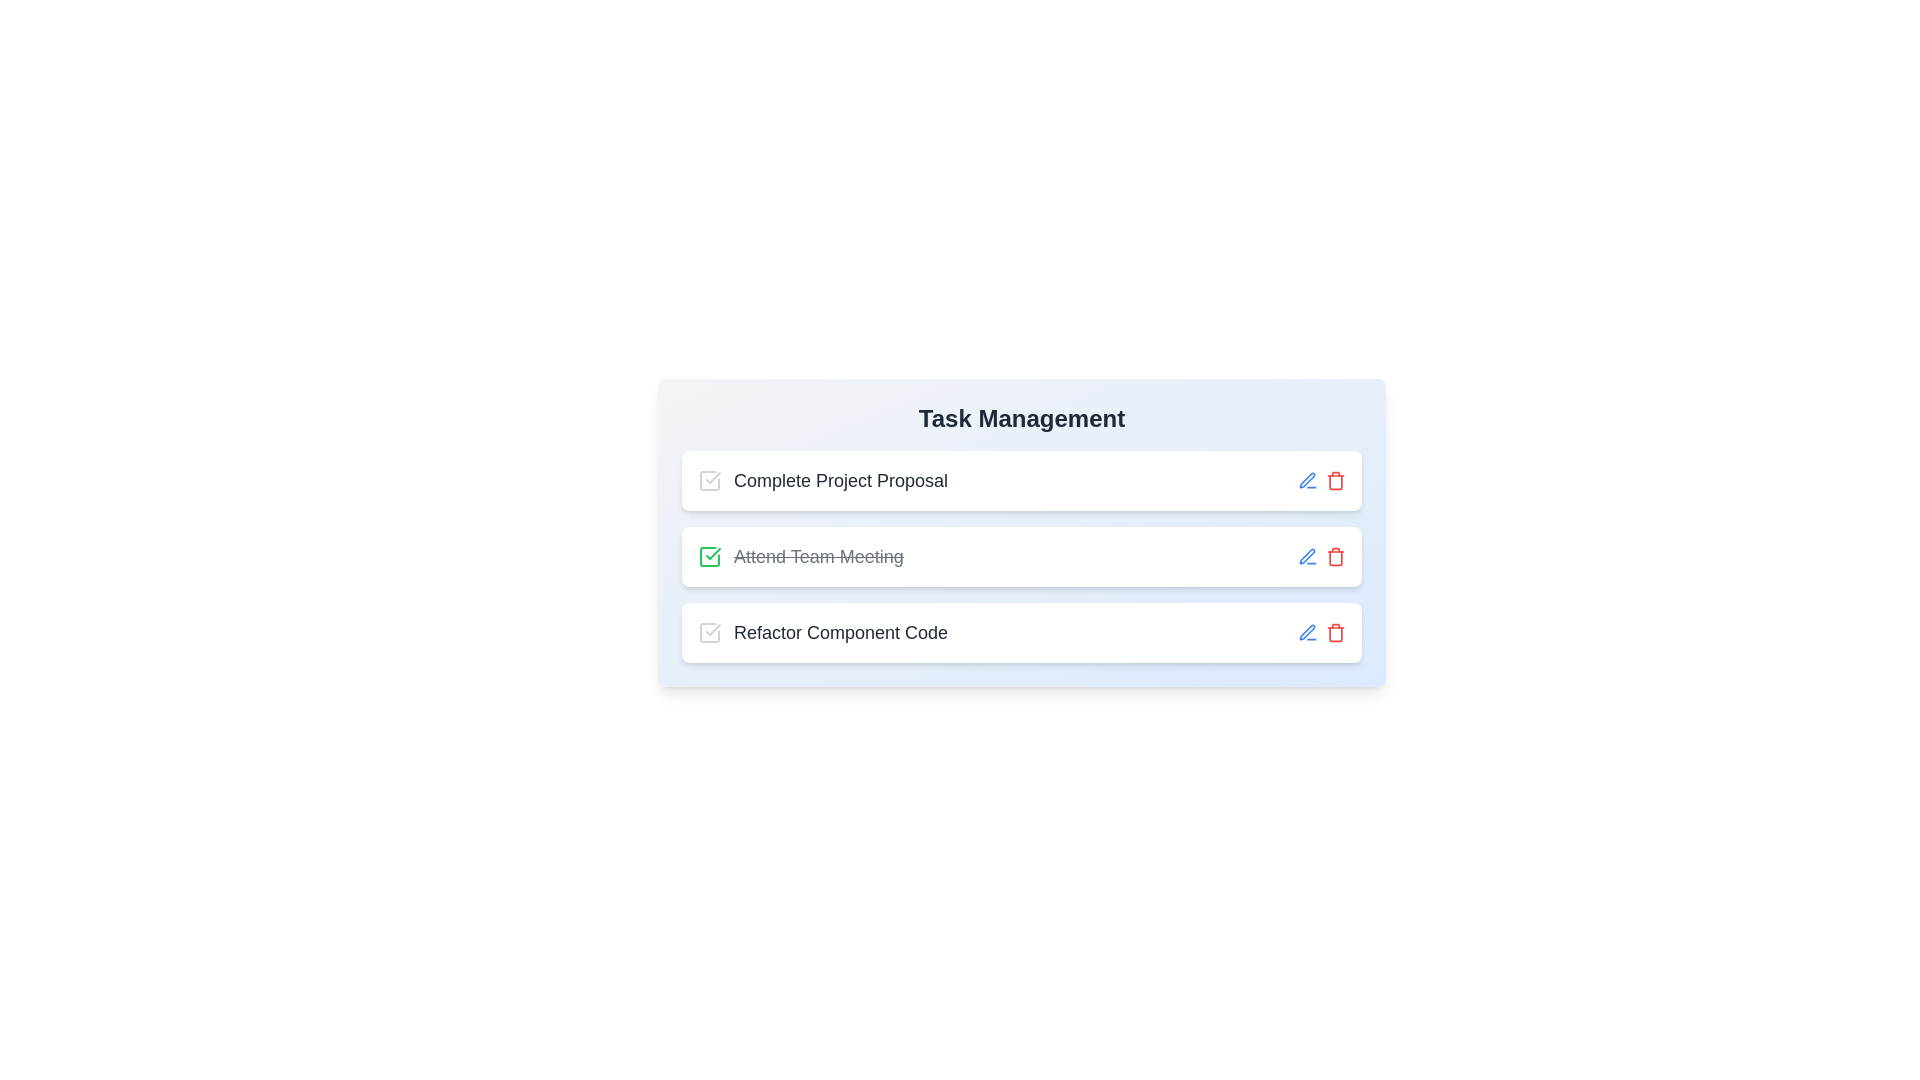  What do you see at coordinates (1321, 632) in the screenshot?
I see `the red delete button, which is part of the composite UI component consisting of two buttons (edit and delete) located in the bottom-right corner of the card labeled 'Refactor Component Code'` at bounding box center [1321, 632].